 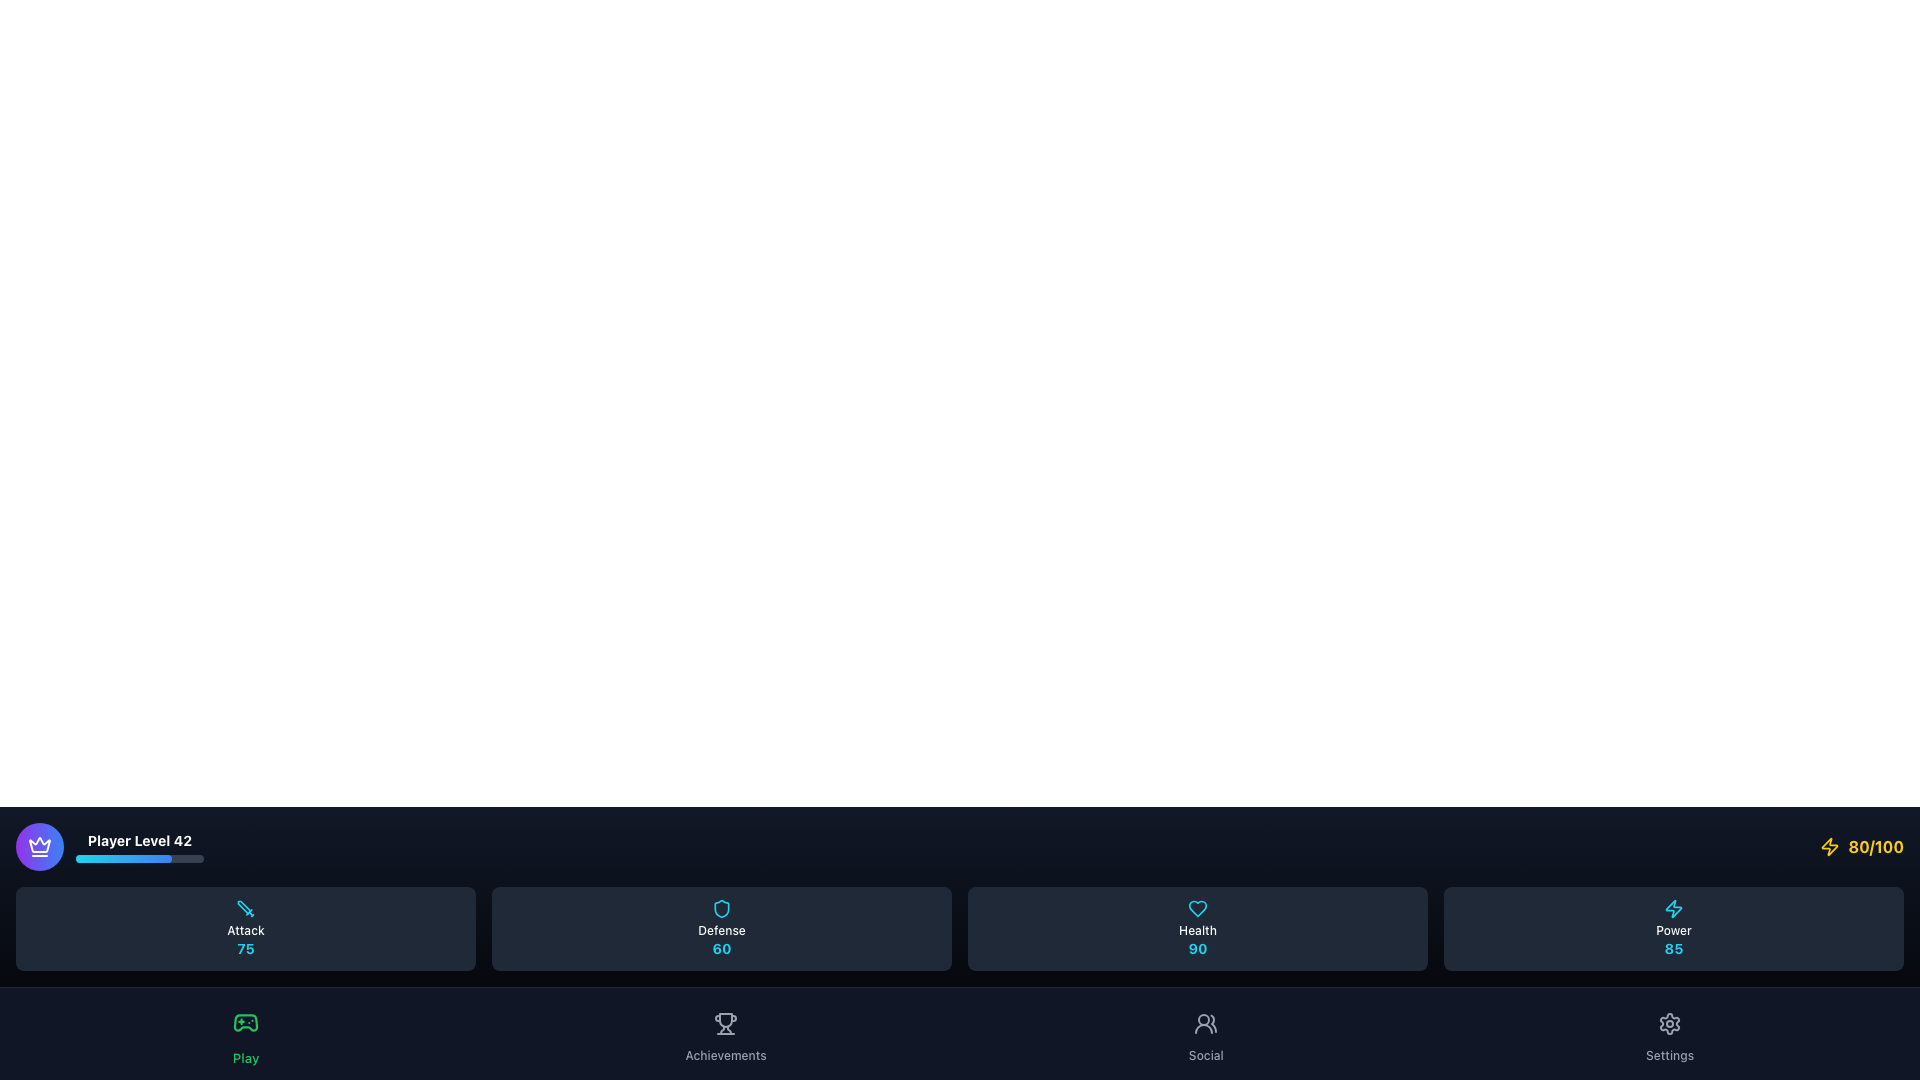 What do you see at coordinates (1674, 909) in the screenshot?
I see `the cyan-blue lightning bolt icon, which symbolizes power and energy, located at the center of the box containing the text 'Power' and '85'` at bounding box center [1674, 909].